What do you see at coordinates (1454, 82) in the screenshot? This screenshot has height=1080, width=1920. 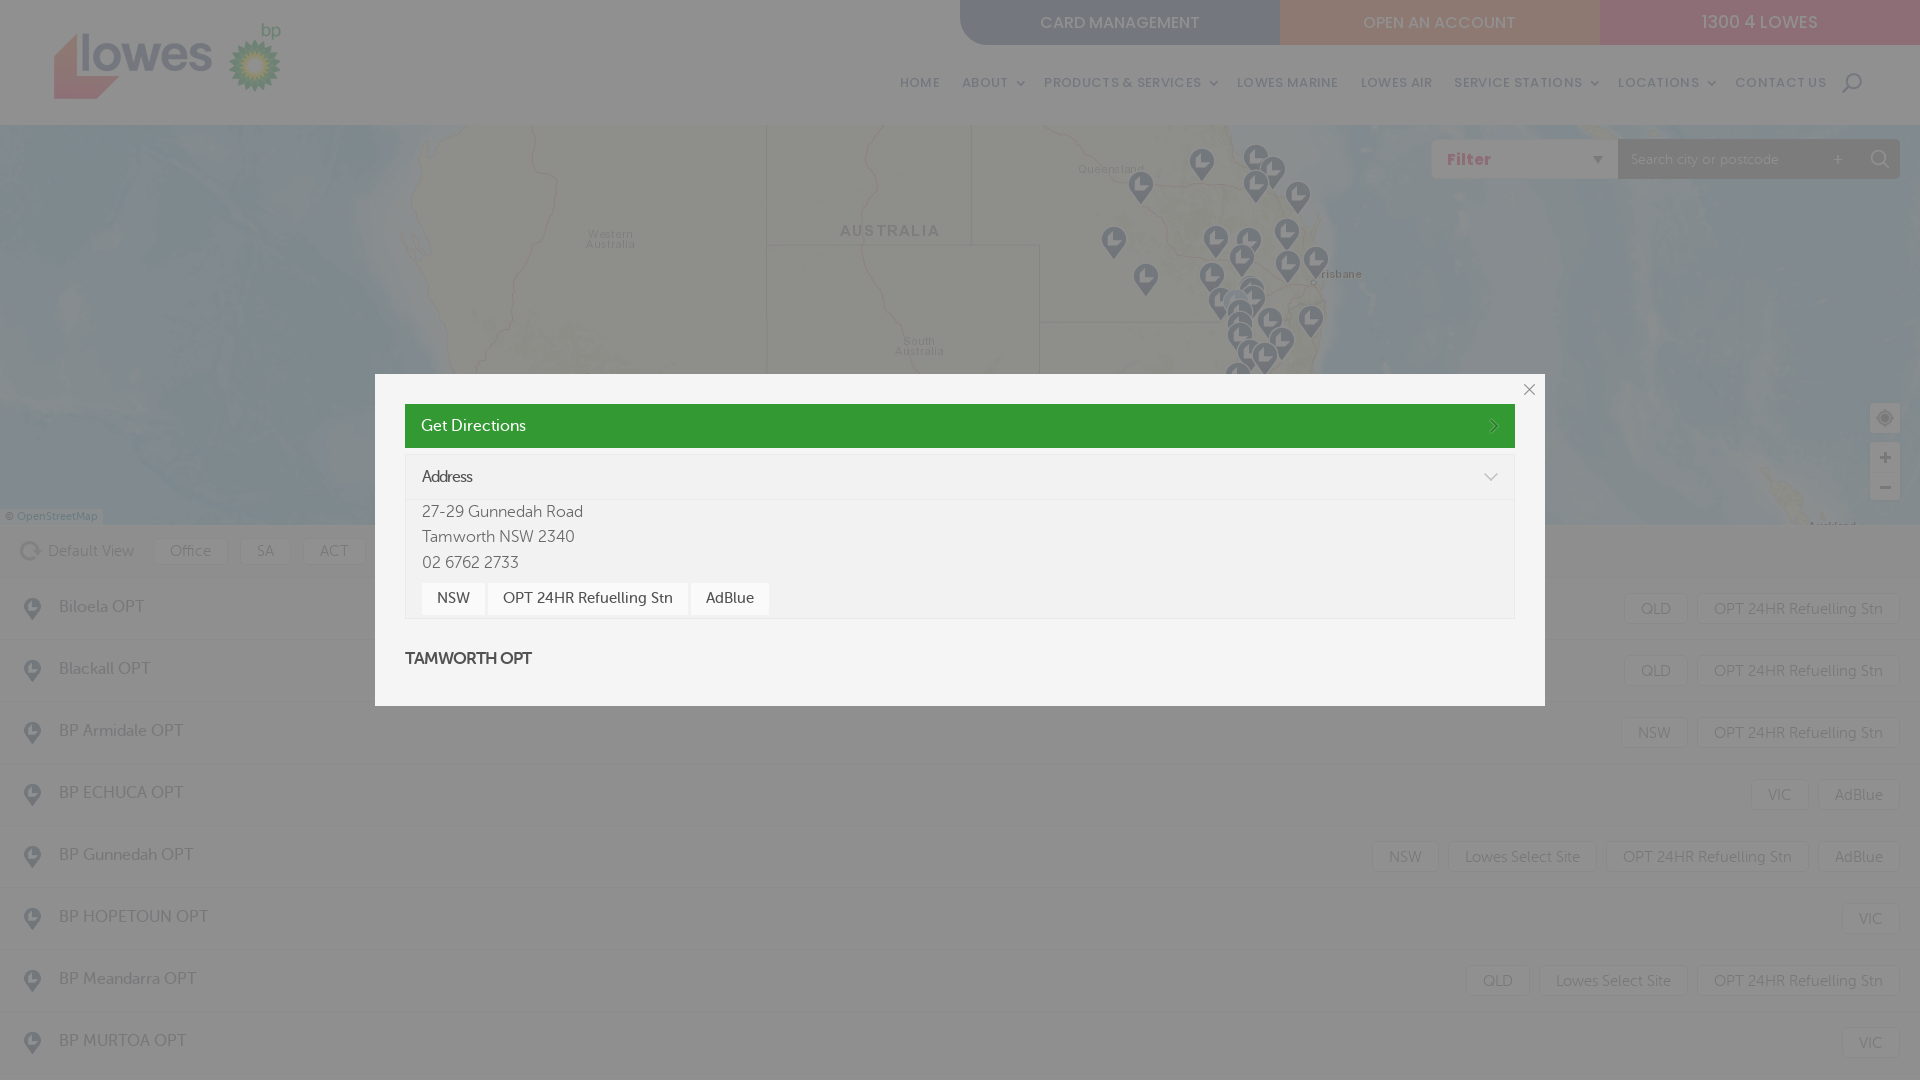 I see `'SERVICE STATIONS'` at bounding box center [1454, 82].